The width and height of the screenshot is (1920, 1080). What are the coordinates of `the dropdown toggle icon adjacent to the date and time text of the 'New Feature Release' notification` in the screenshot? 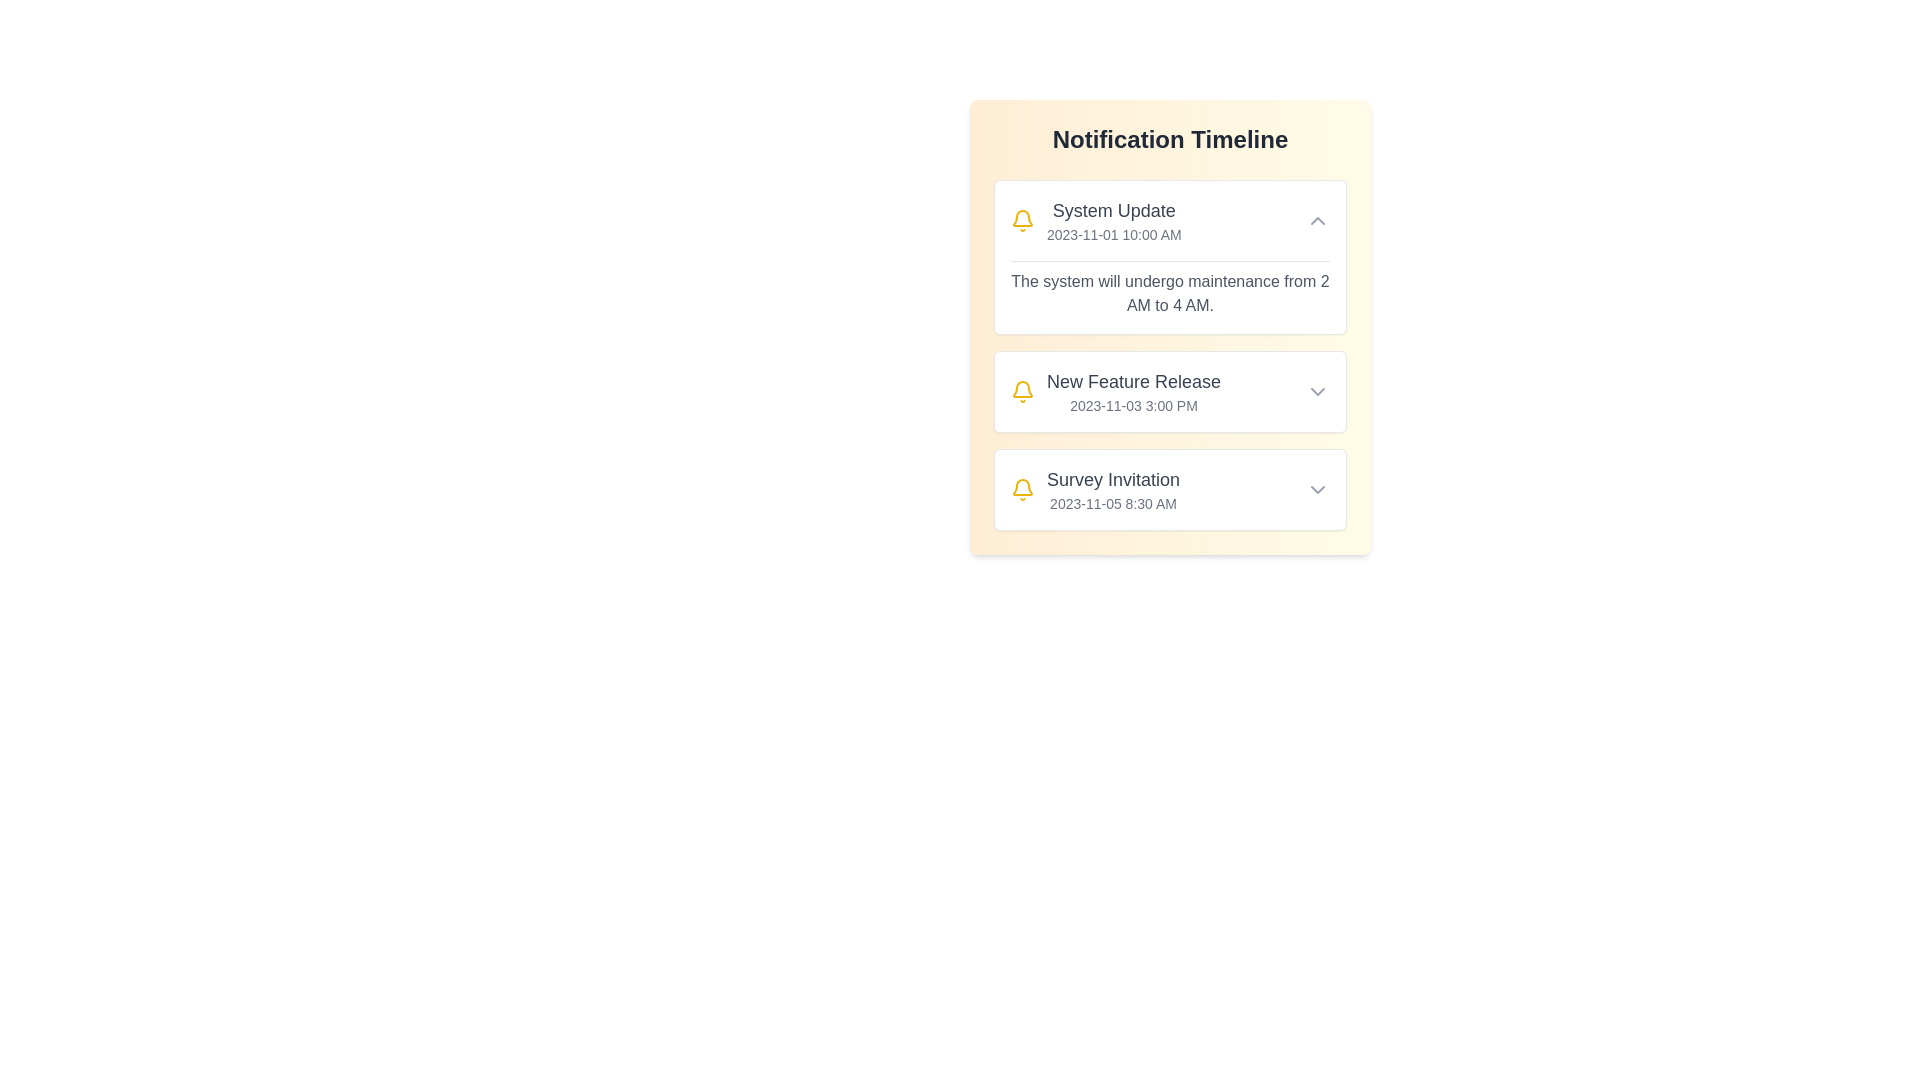 It's located at (1318, 392).